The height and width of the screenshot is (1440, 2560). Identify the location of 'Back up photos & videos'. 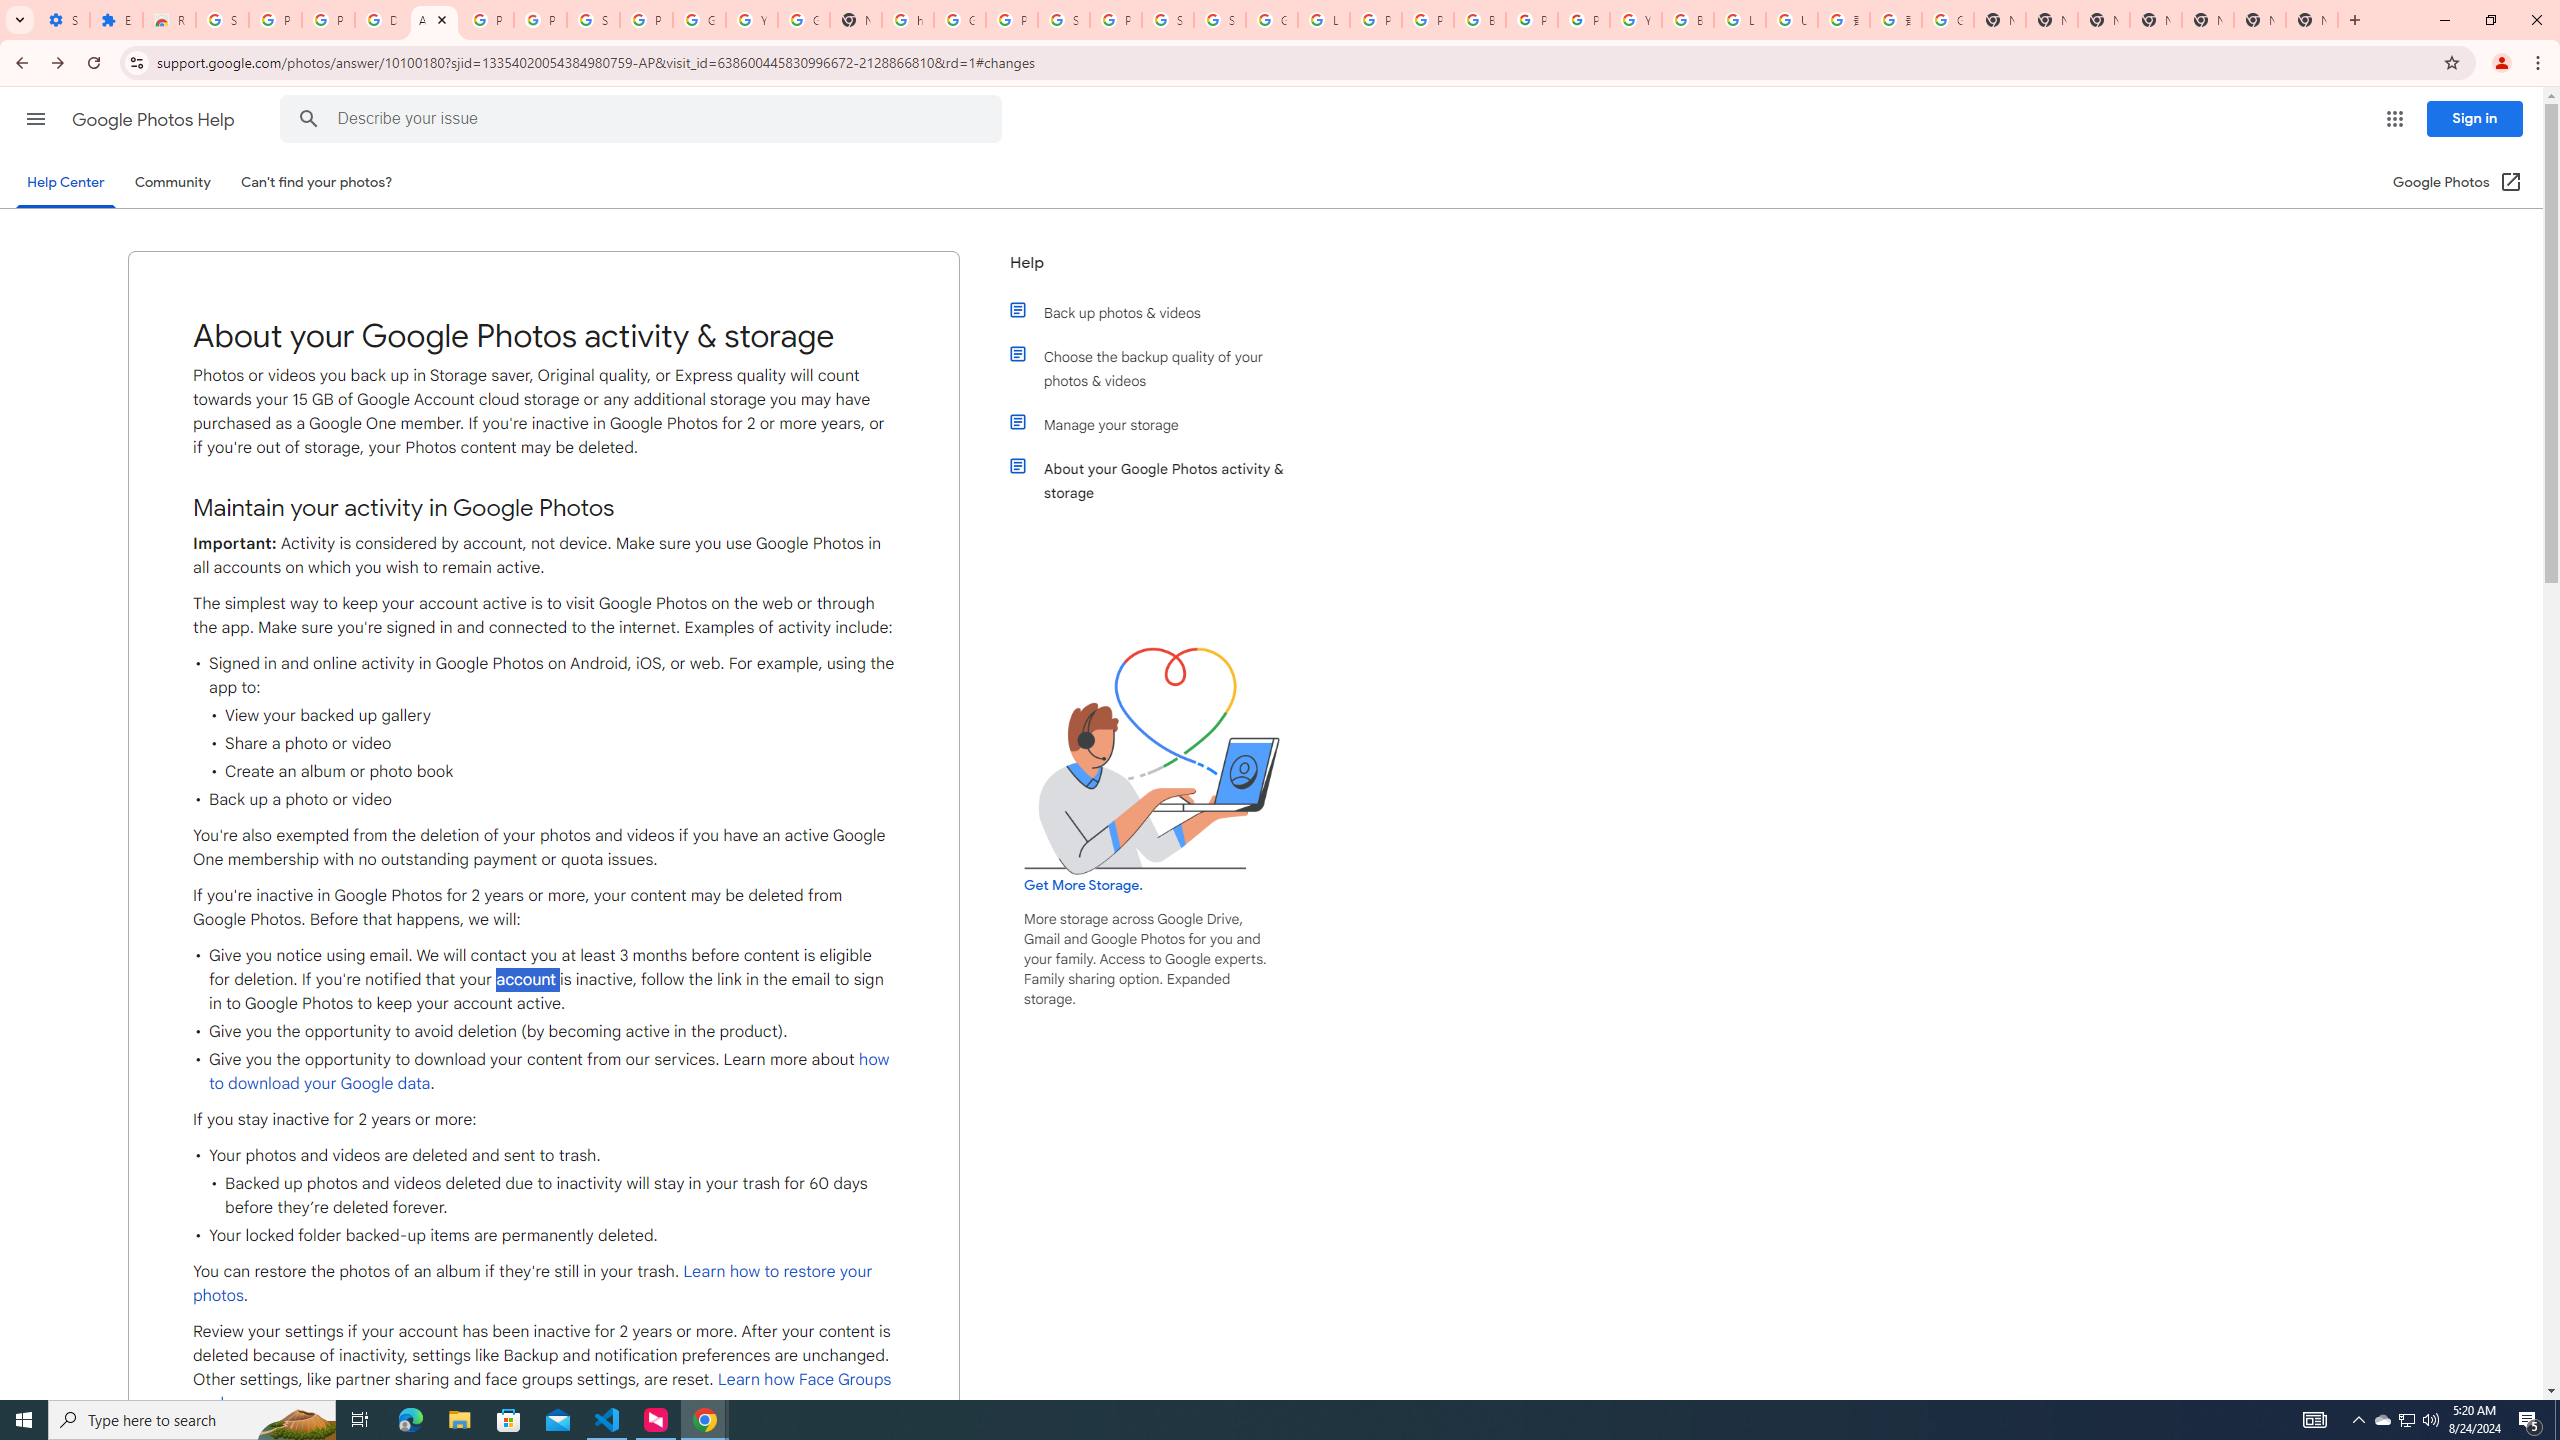
(1162, 313).